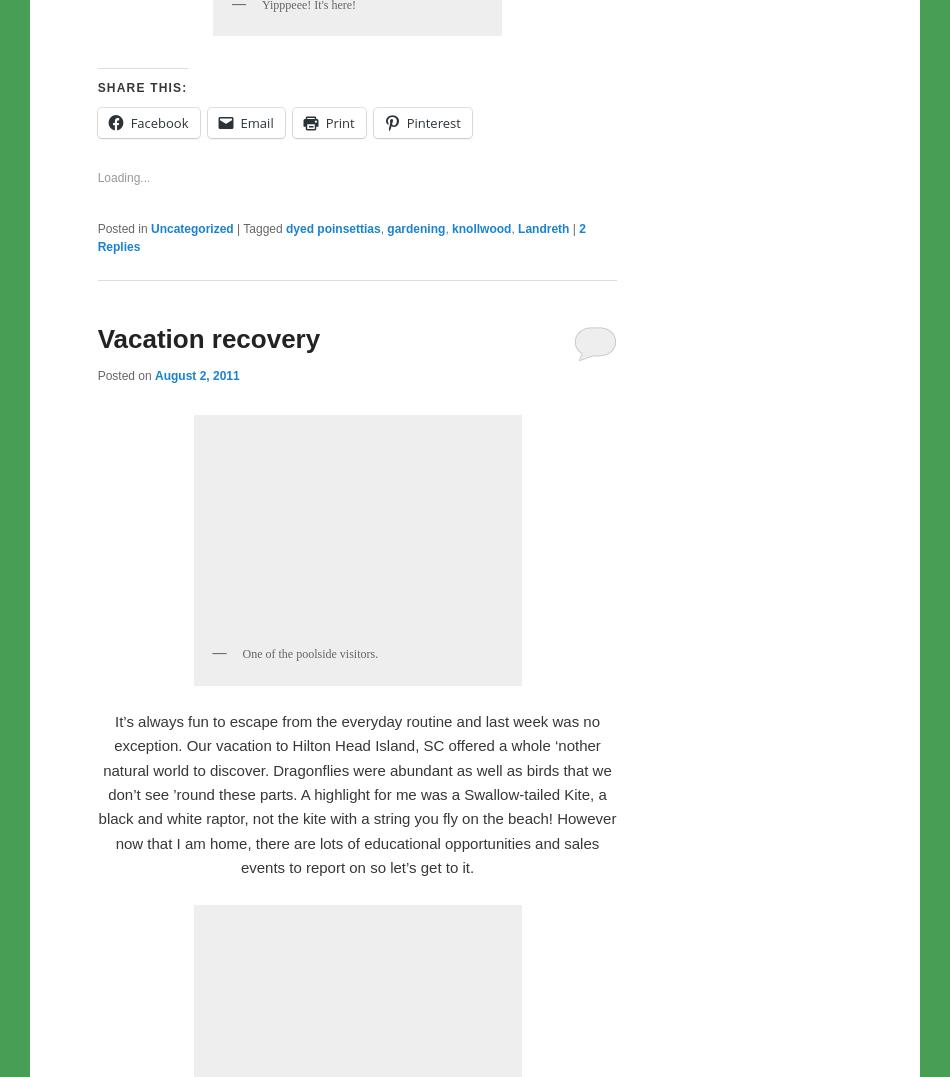 Image resolution: width=950 pixels, height=1077 pixels. I want to click on 'August 2, 2011', so click(197, 793).